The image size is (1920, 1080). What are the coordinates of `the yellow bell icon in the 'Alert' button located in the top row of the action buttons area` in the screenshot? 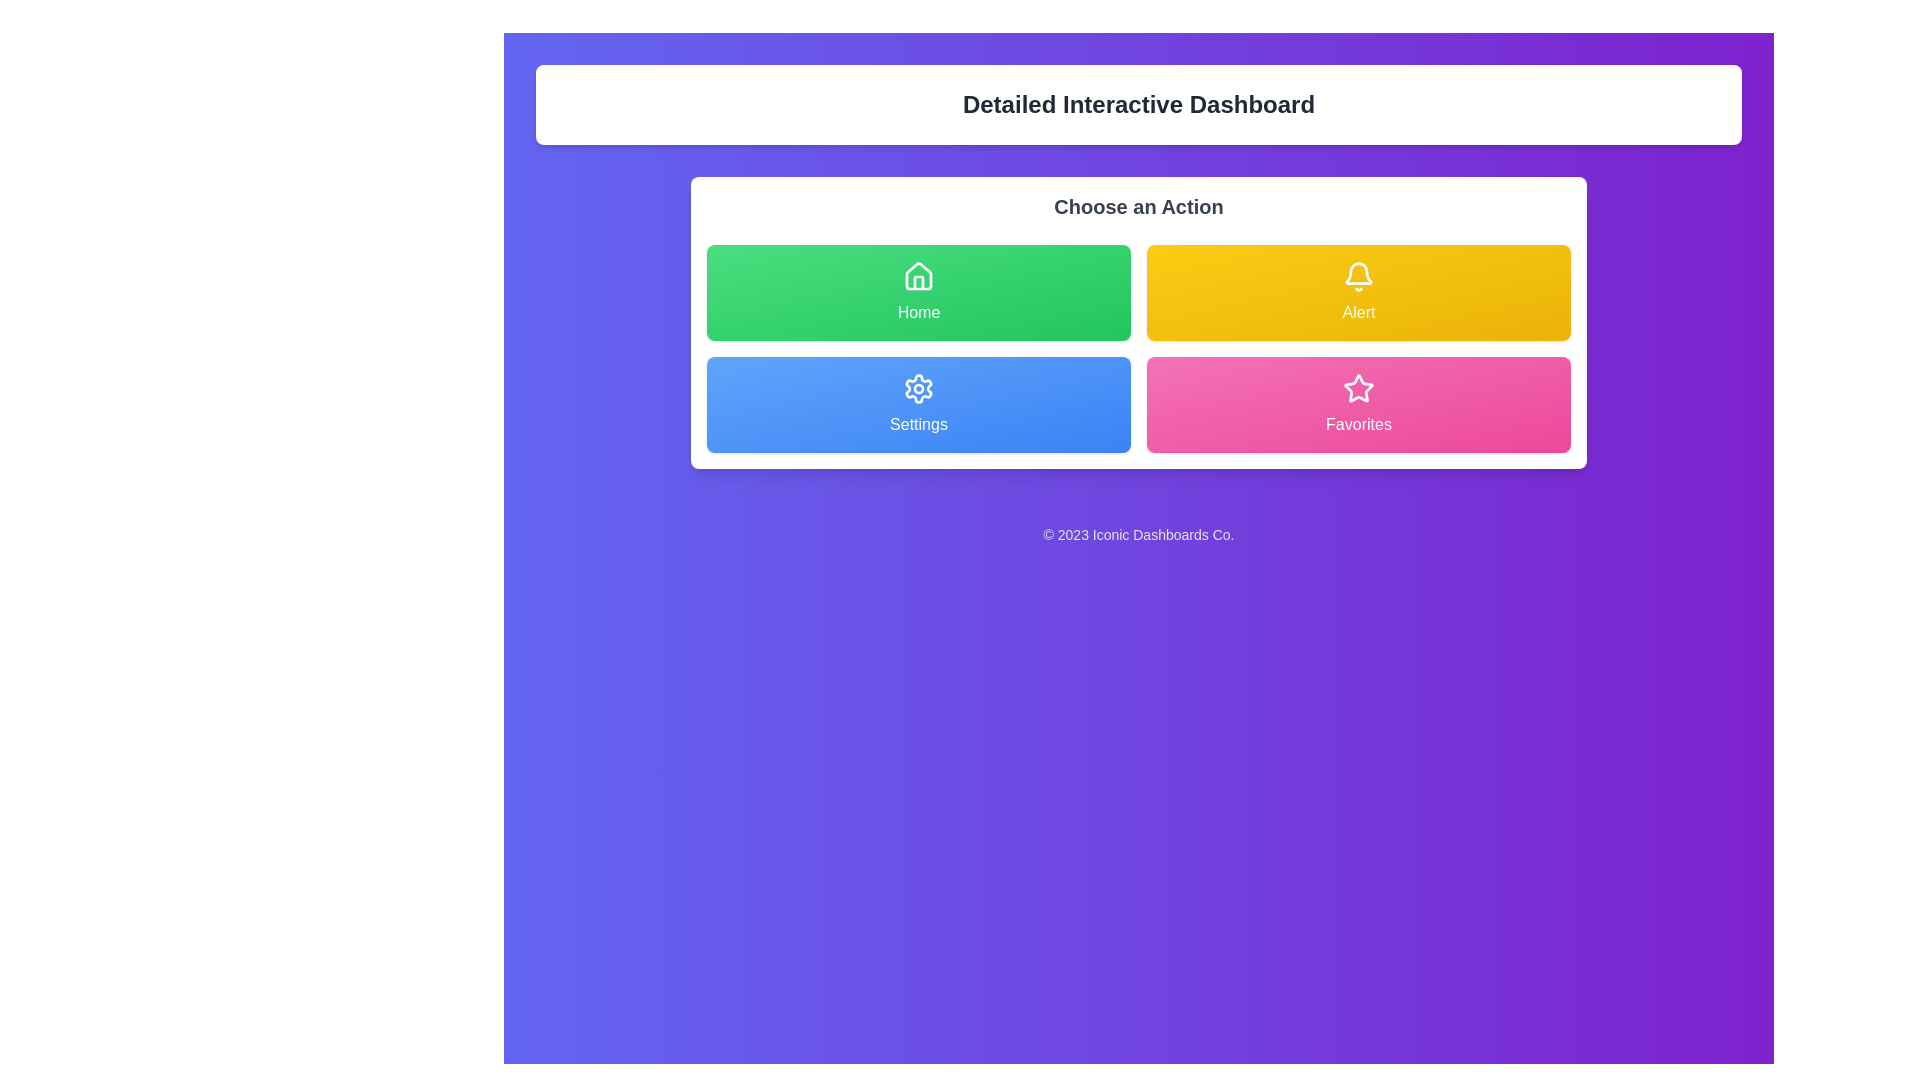 It's located at (1358, 273).